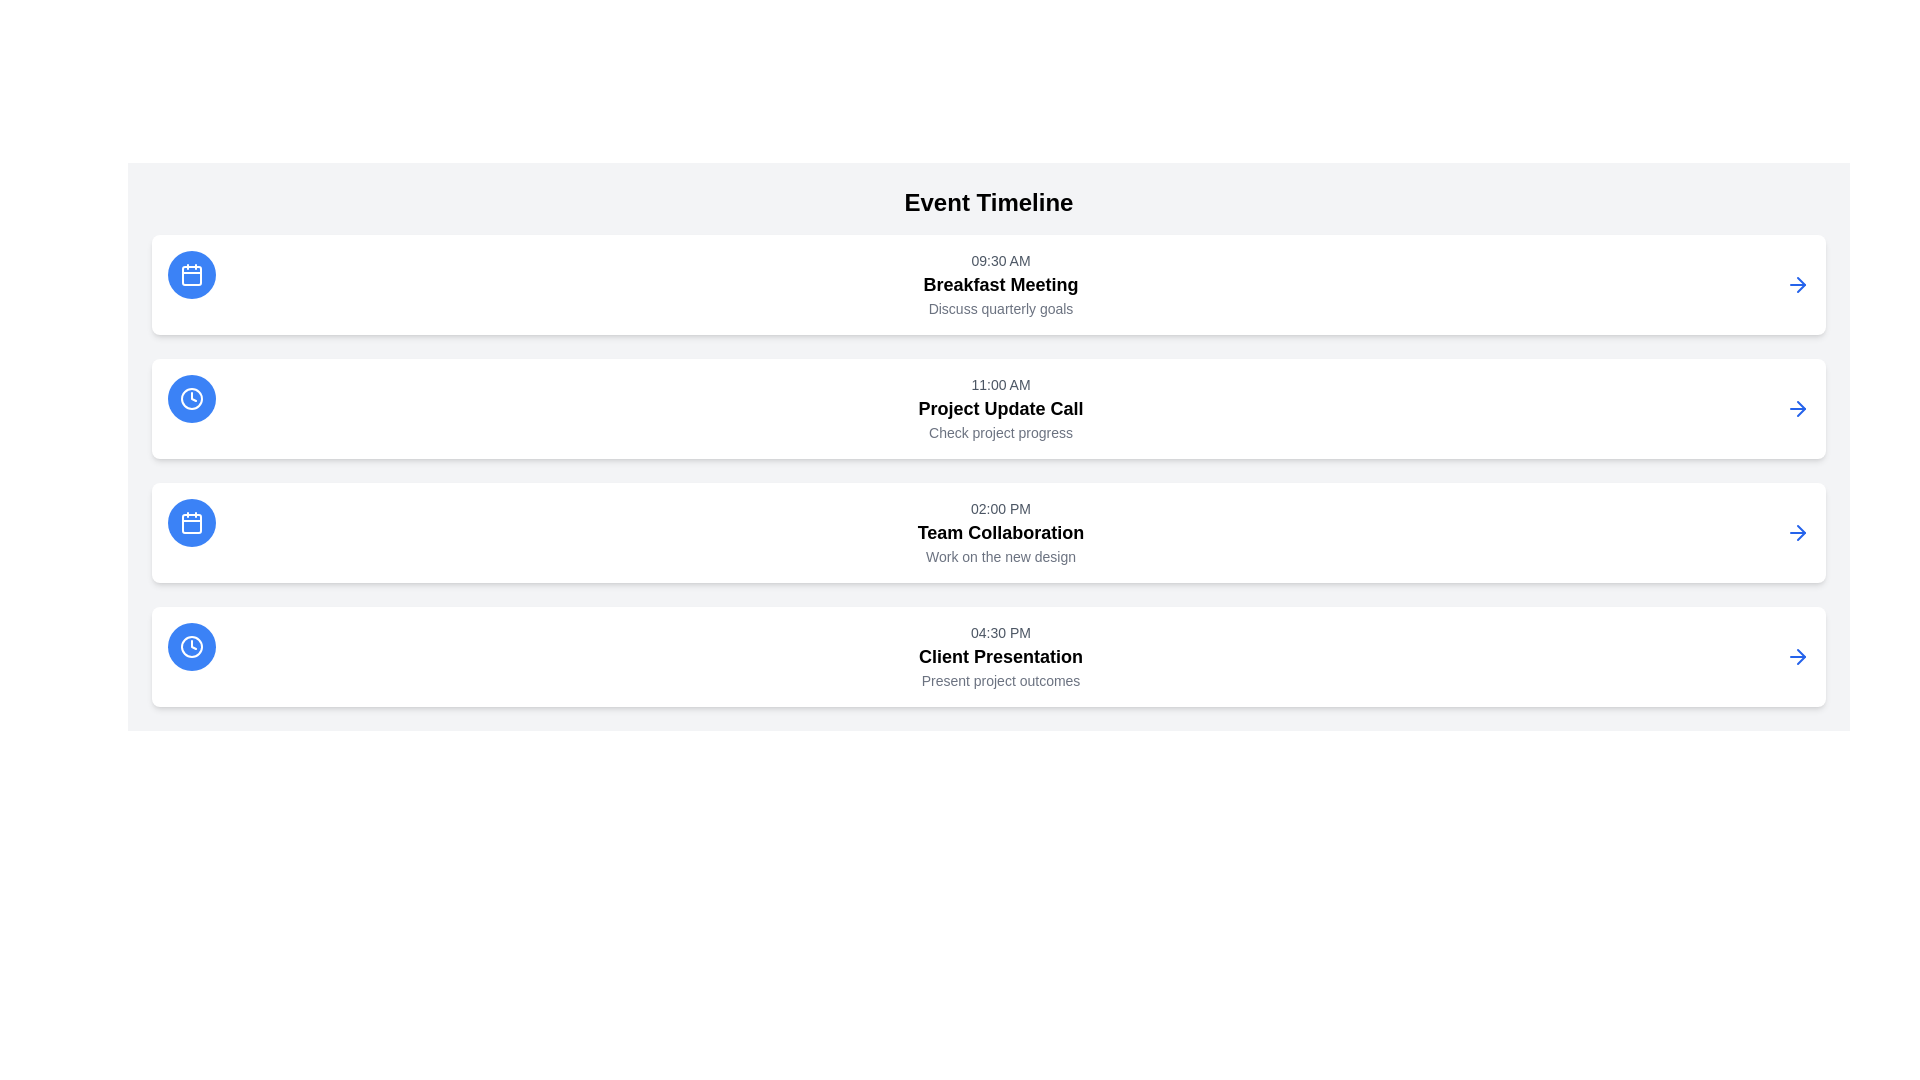  What do you see at coordinates (1001, 285) in the screenshot?
I see `the text block displaying 'Breakfast Meeting' within the event timeline, which includes the time '09:30 AM' and the description 'Discuss quarterly goals'` at bounding box center [1001, 285].